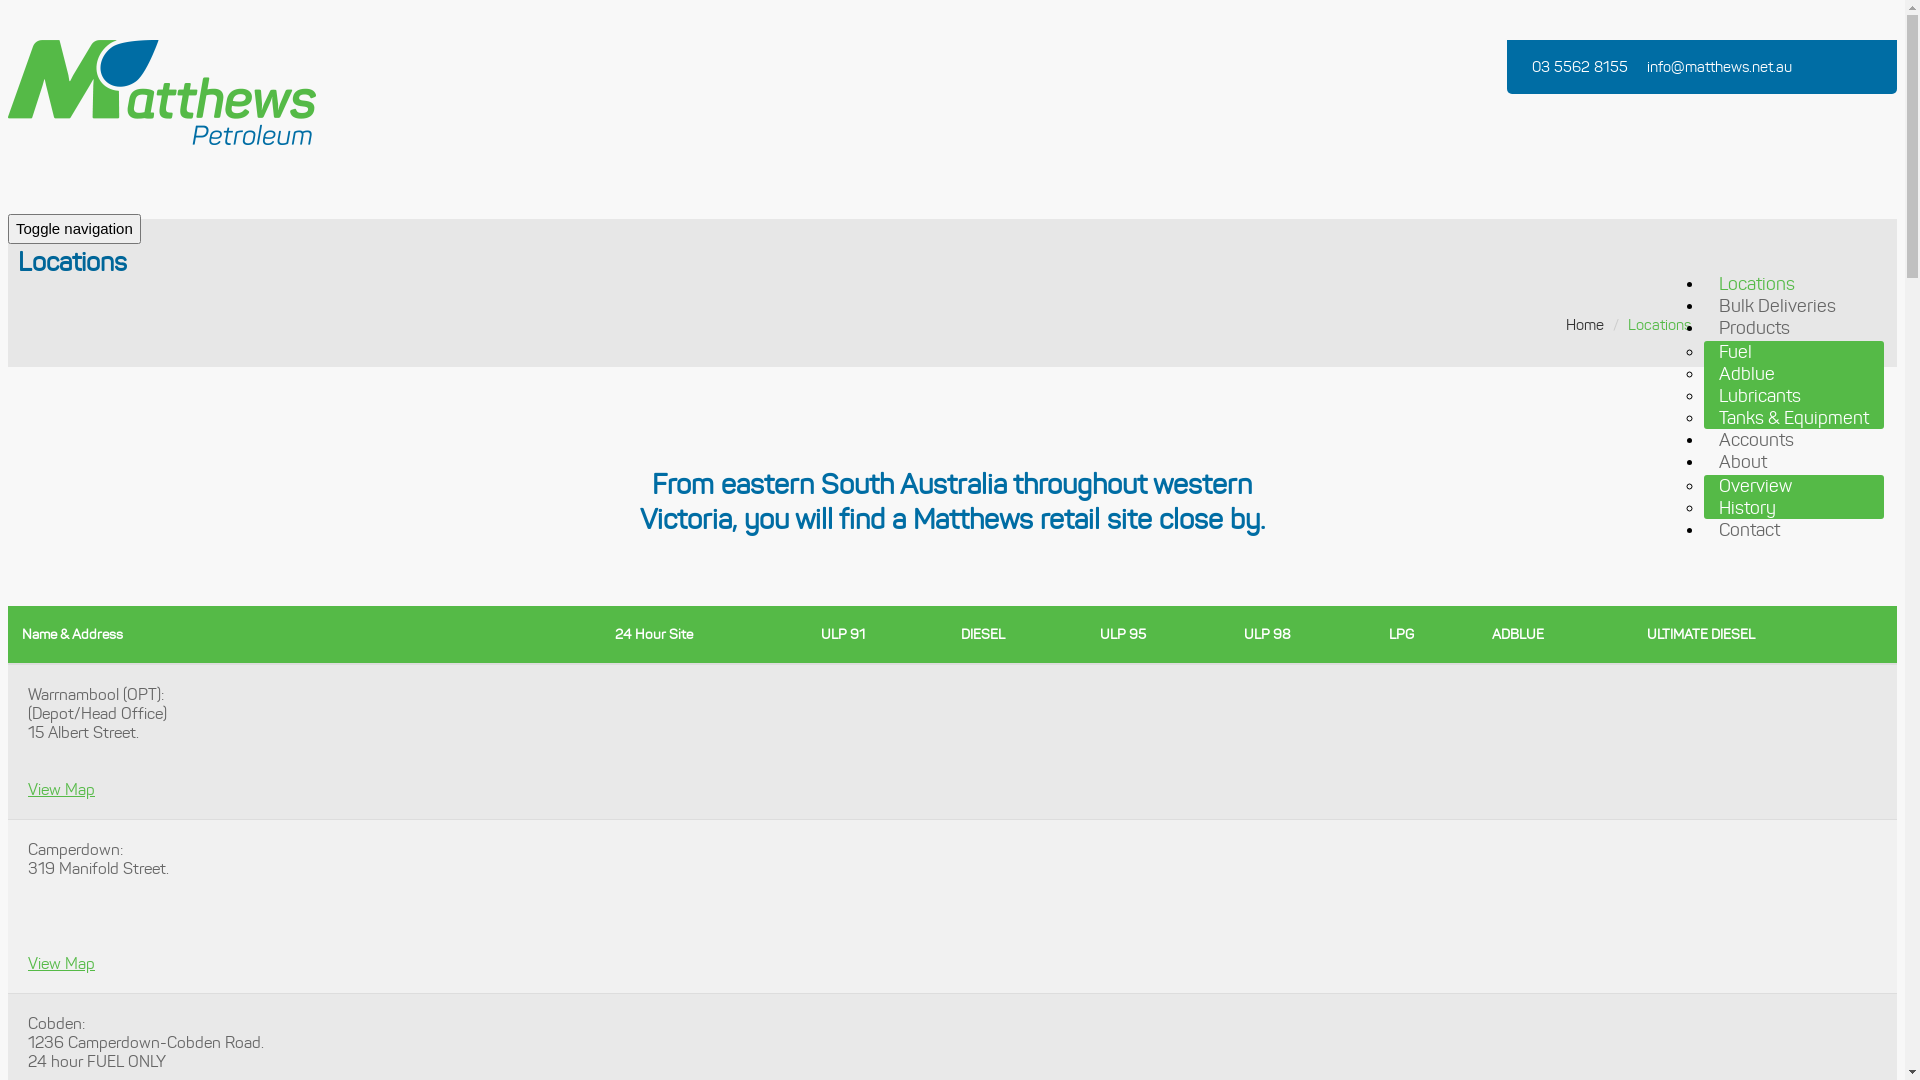  What do you see at coordinates (1721, 65) in the screenshot?
I see `'info@matthews.net.au'` at bounding box center [1721, 65].